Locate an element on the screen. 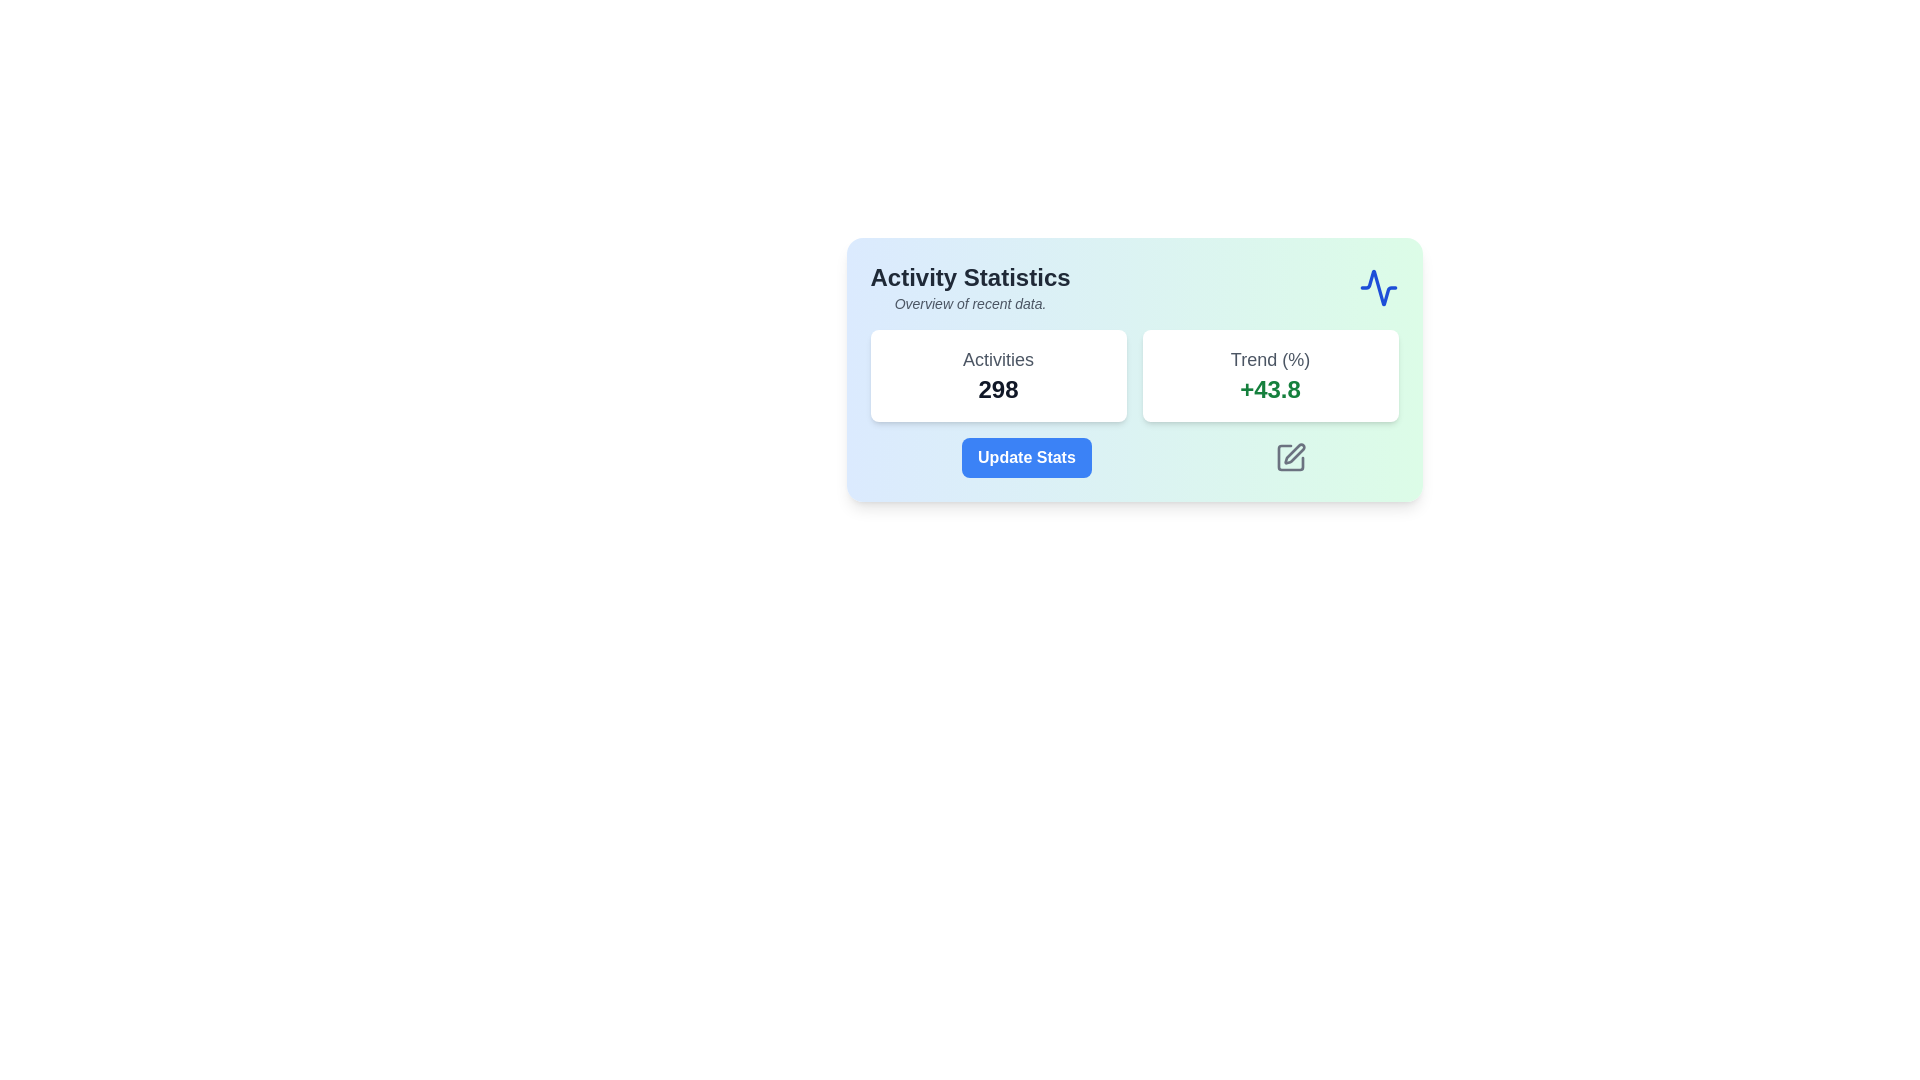 Image resolution: width=1920 pixels, height=1080 pixels. the Text label that serves as the title or descriptor for the percentage figure ('+43.8') located in the top position of the white card within the 'Activity Statistics' panel is located at coordinates (1269, 358).